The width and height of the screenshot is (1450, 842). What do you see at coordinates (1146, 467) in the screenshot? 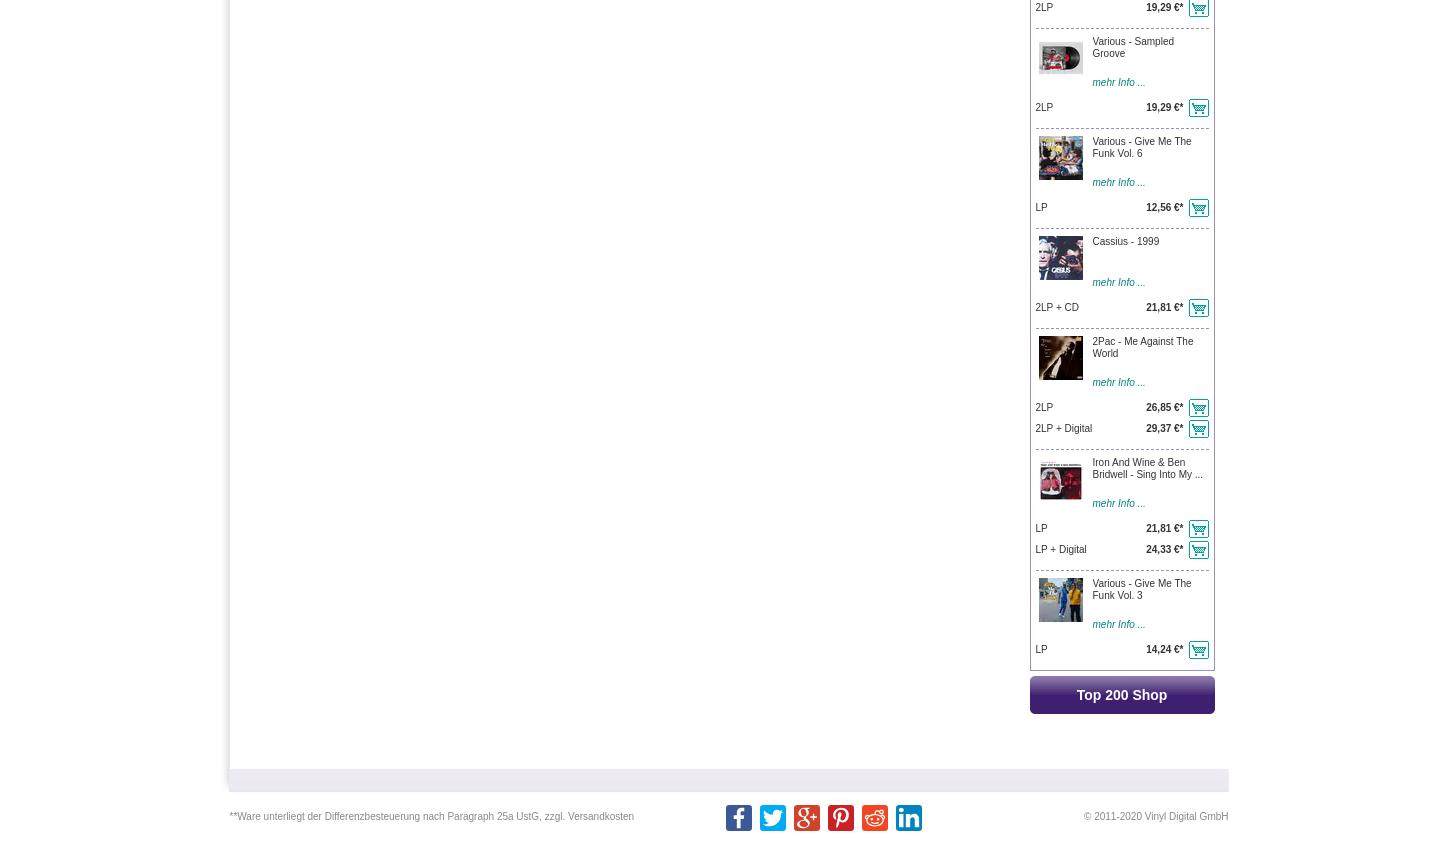
I see `'Iron And Wine & Ben Bridwell - Sing Into My ...'` at bounding box center [1146, 467].